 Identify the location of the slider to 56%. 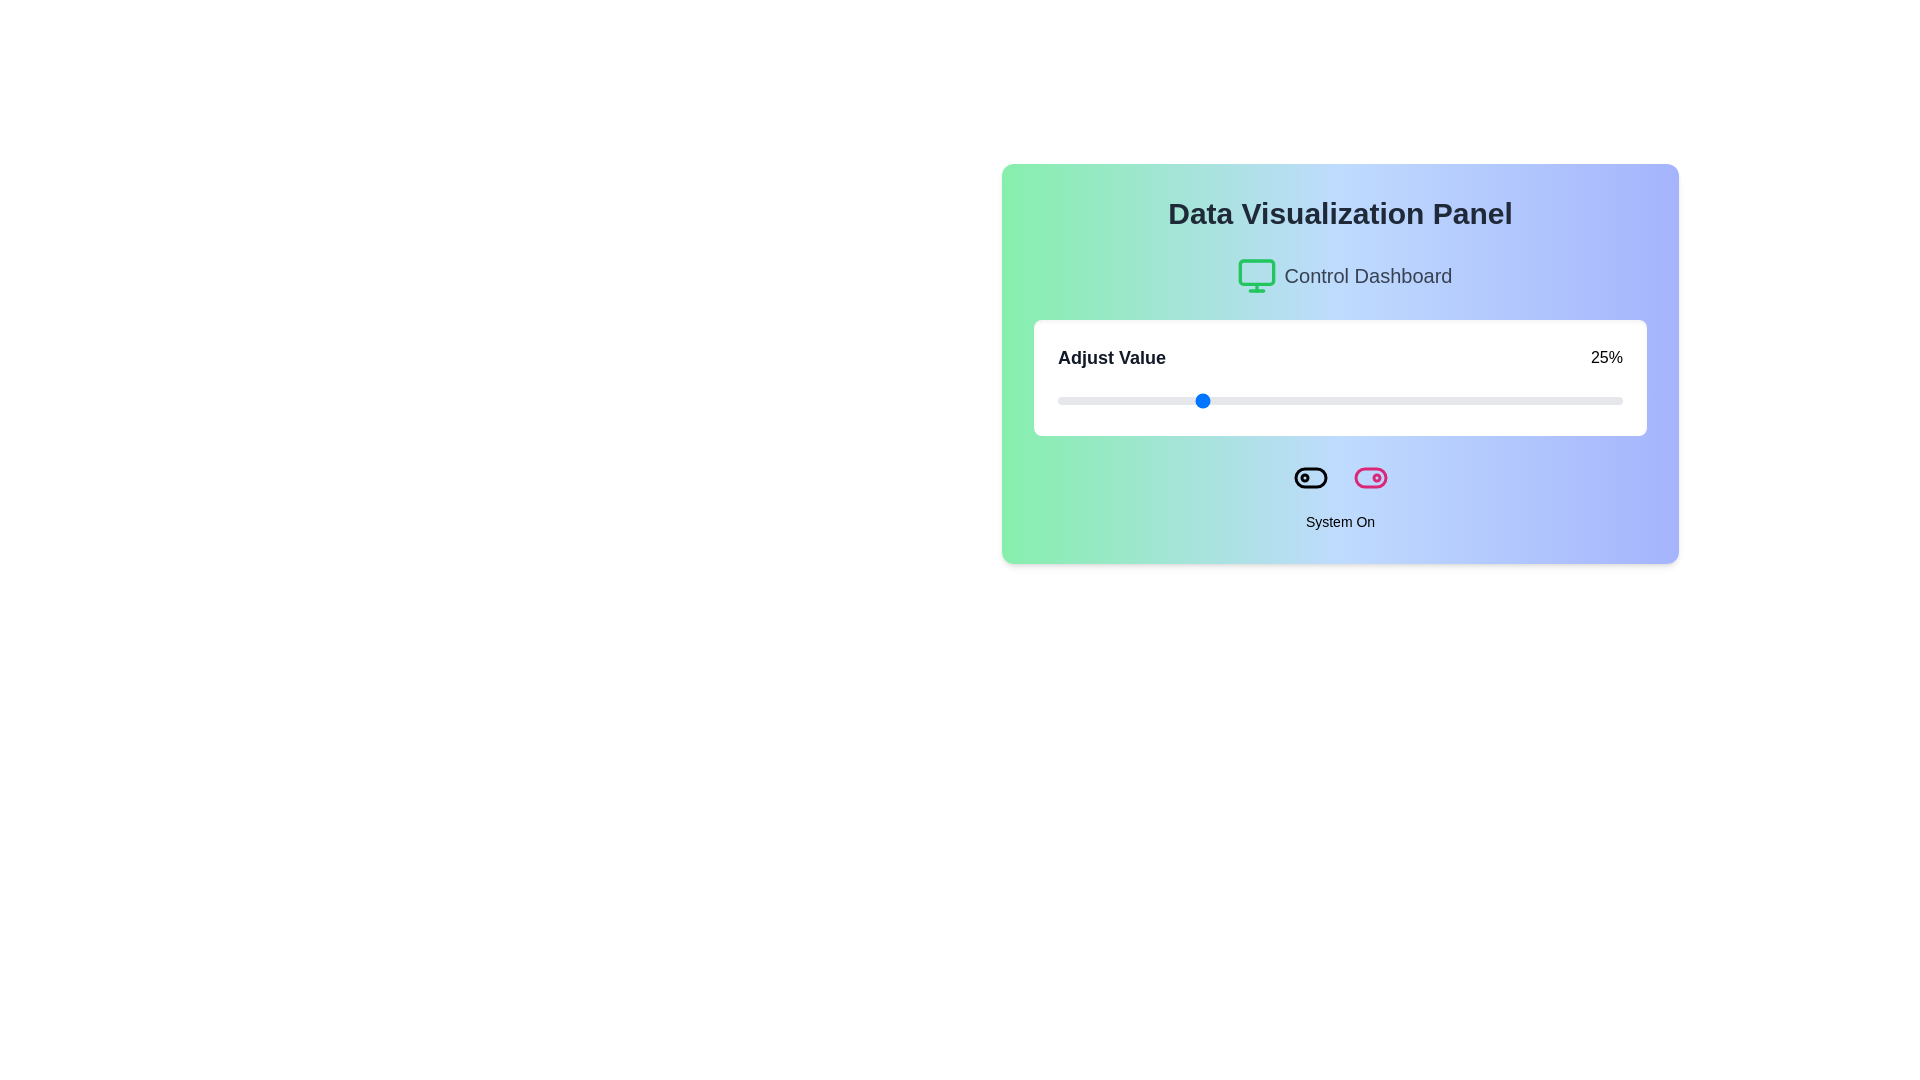
(1373, 401).